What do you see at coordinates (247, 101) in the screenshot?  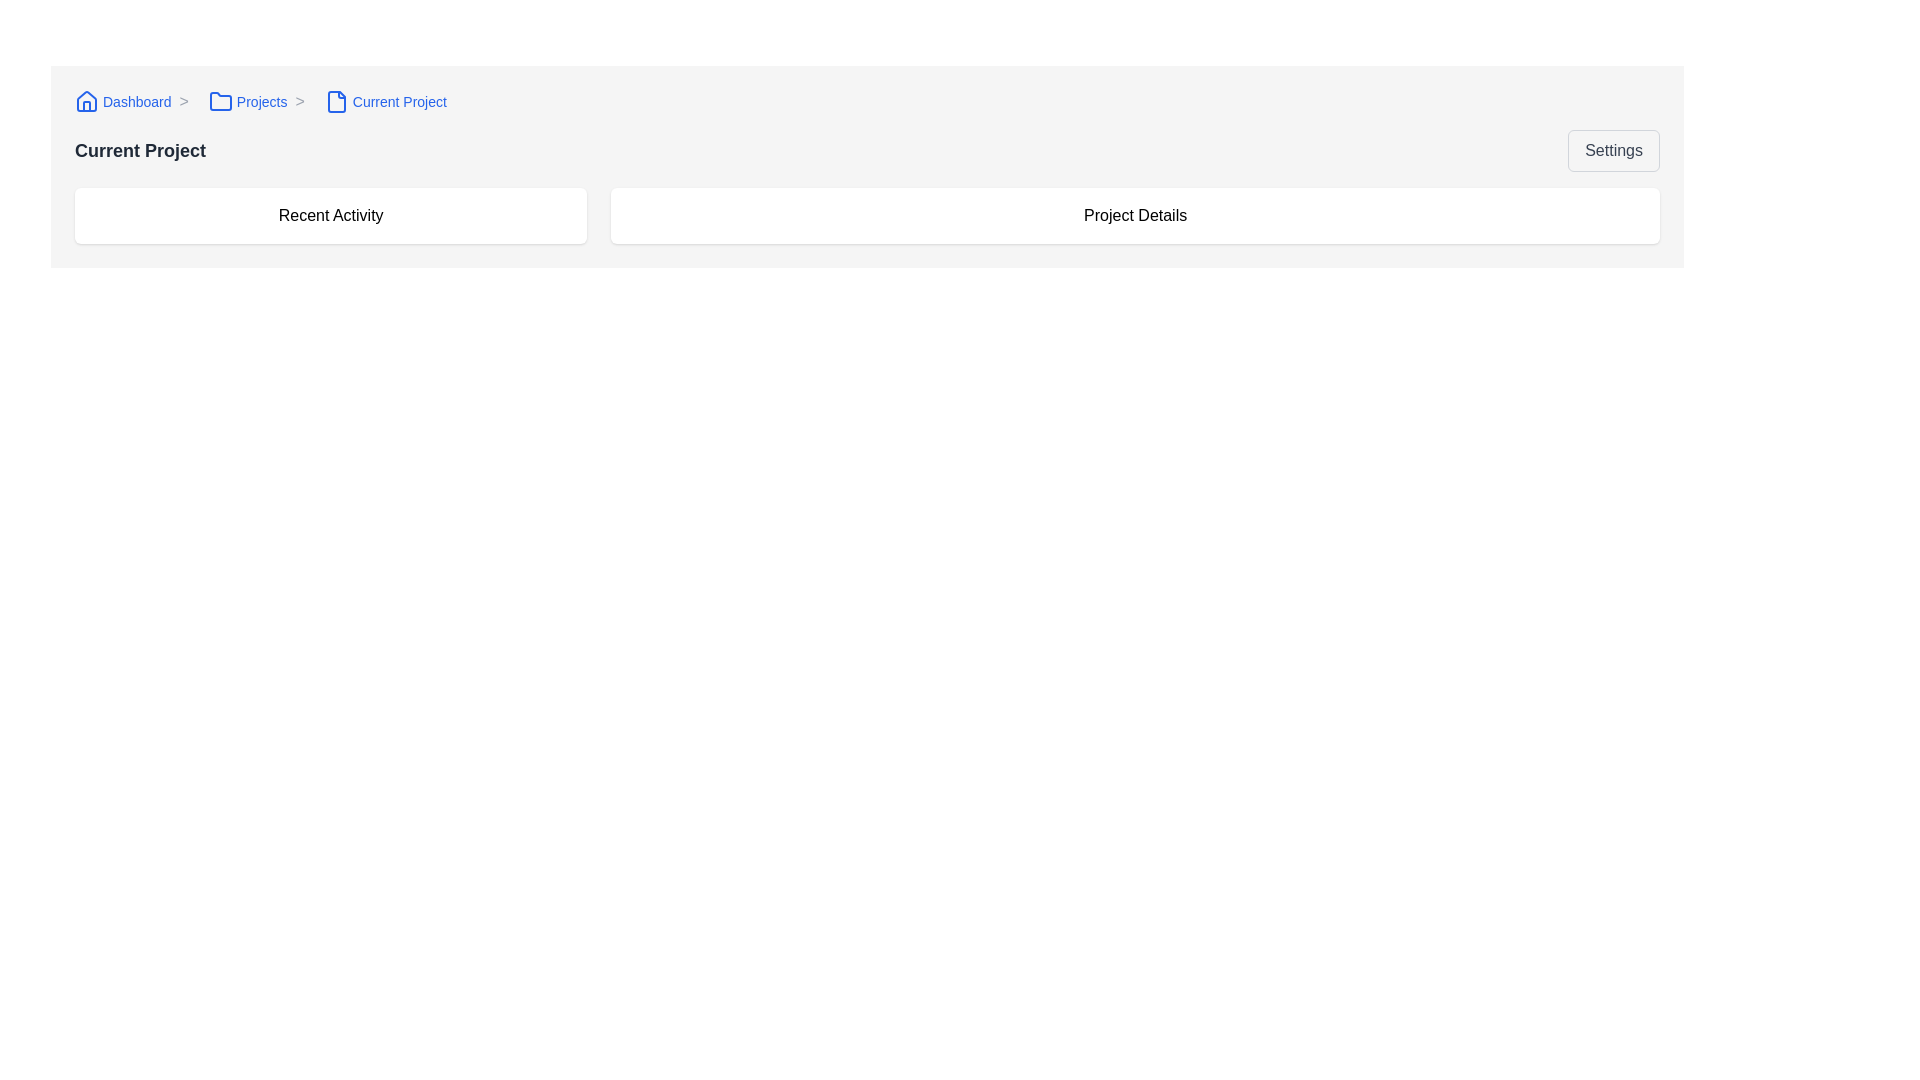 I see `the 'Projects' hyperlink in the breadcrumb navigation` at bounding box center [247, 101].